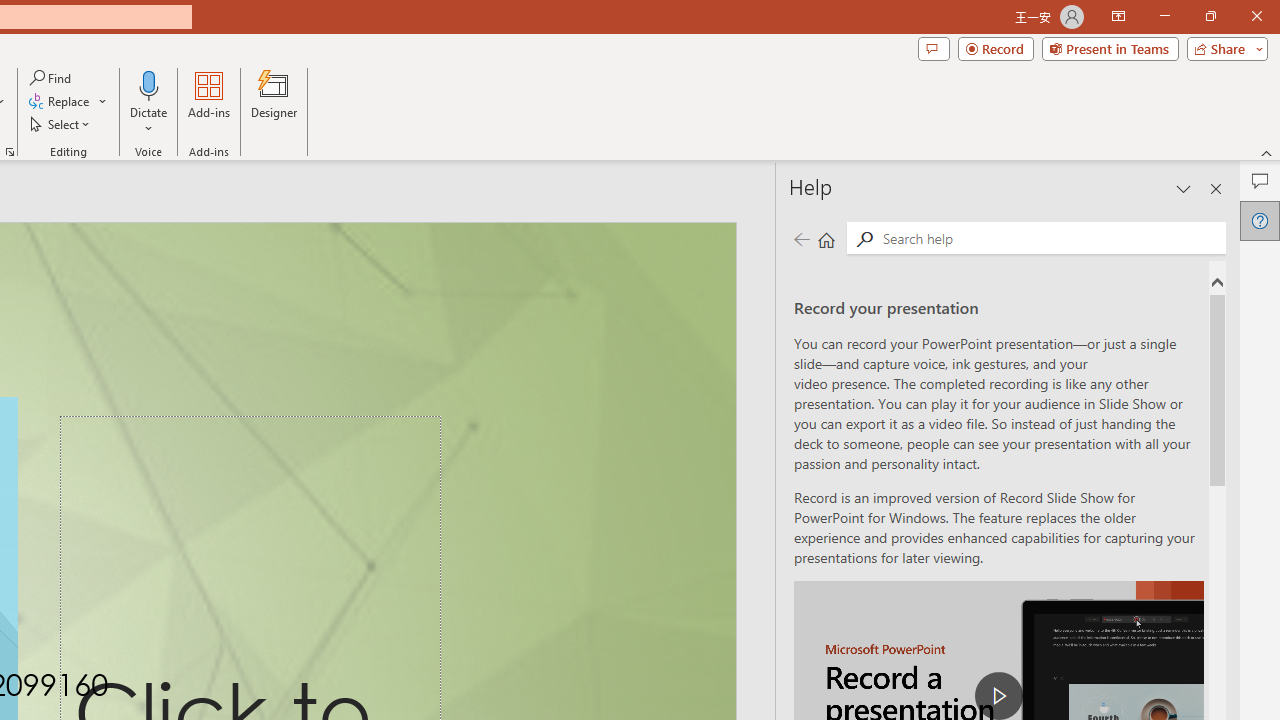  I want to click on 'Dictate', so click(148, 103).